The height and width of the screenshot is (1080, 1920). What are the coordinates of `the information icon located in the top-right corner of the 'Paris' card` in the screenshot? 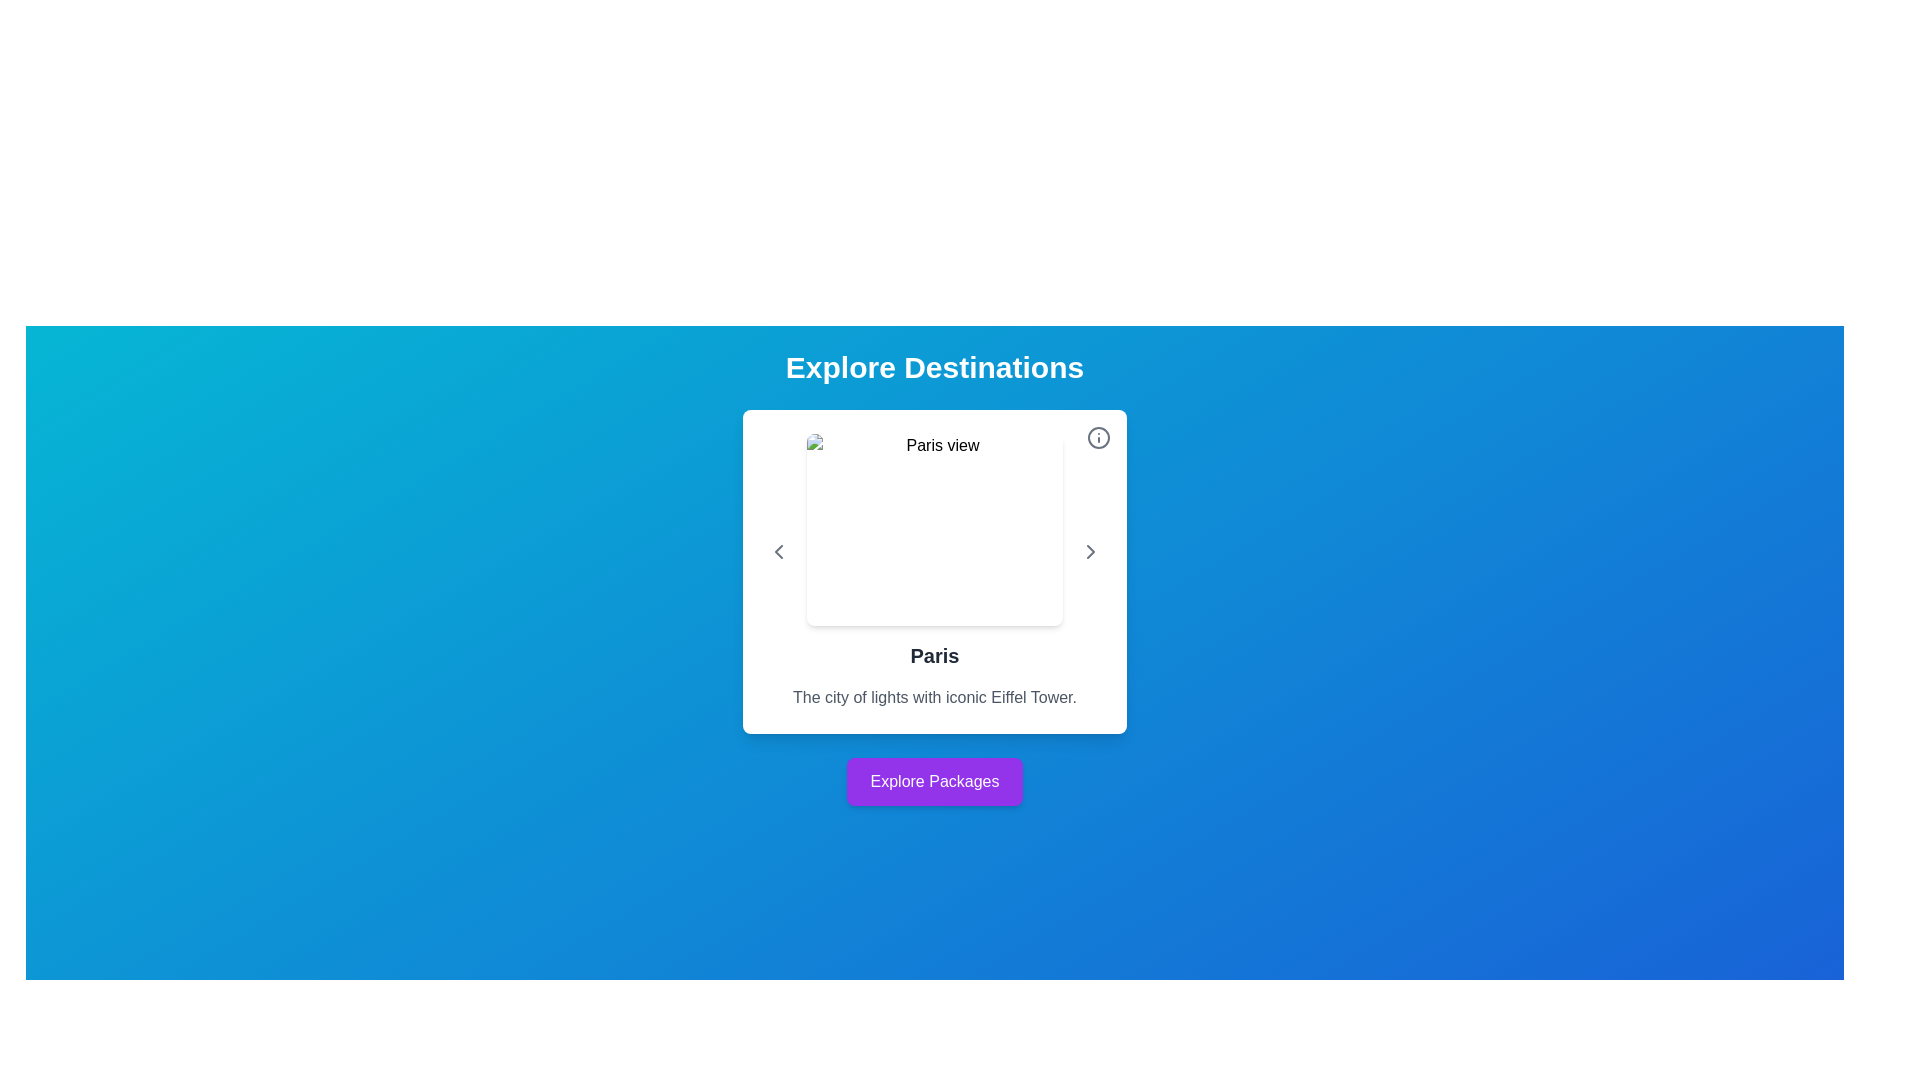 It's located at (1098, 437).